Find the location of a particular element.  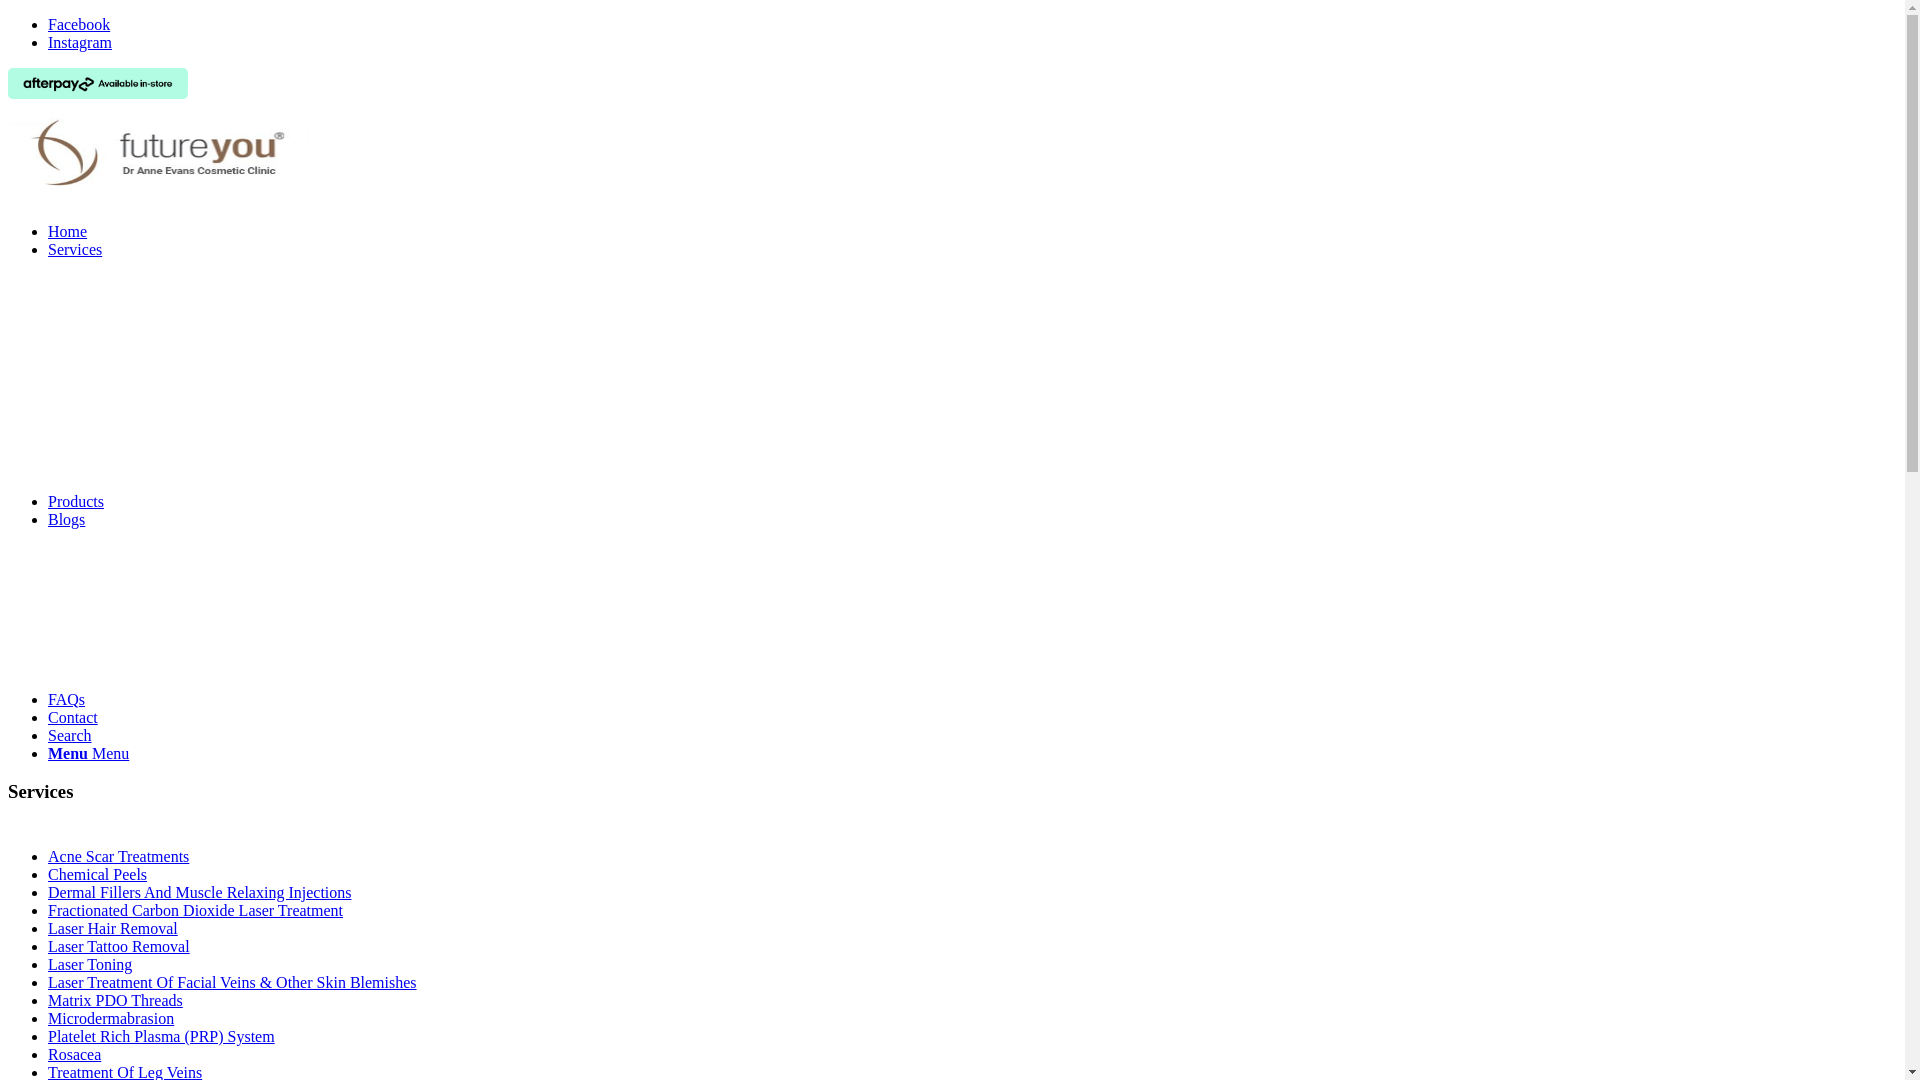

'Acne Scar Treatments' is located at coordinates (117, 855).